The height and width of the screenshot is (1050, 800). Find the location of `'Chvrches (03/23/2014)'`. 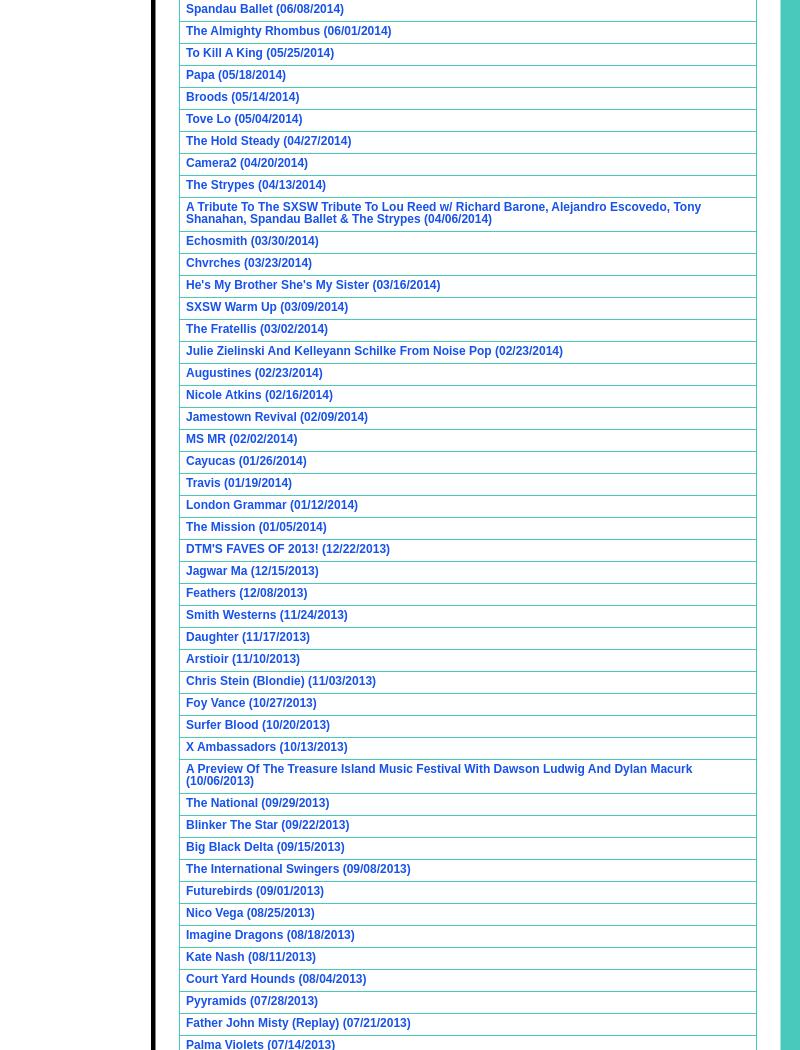

'Chvrches (03/23/2014)' is located at coordinates (248, 262).